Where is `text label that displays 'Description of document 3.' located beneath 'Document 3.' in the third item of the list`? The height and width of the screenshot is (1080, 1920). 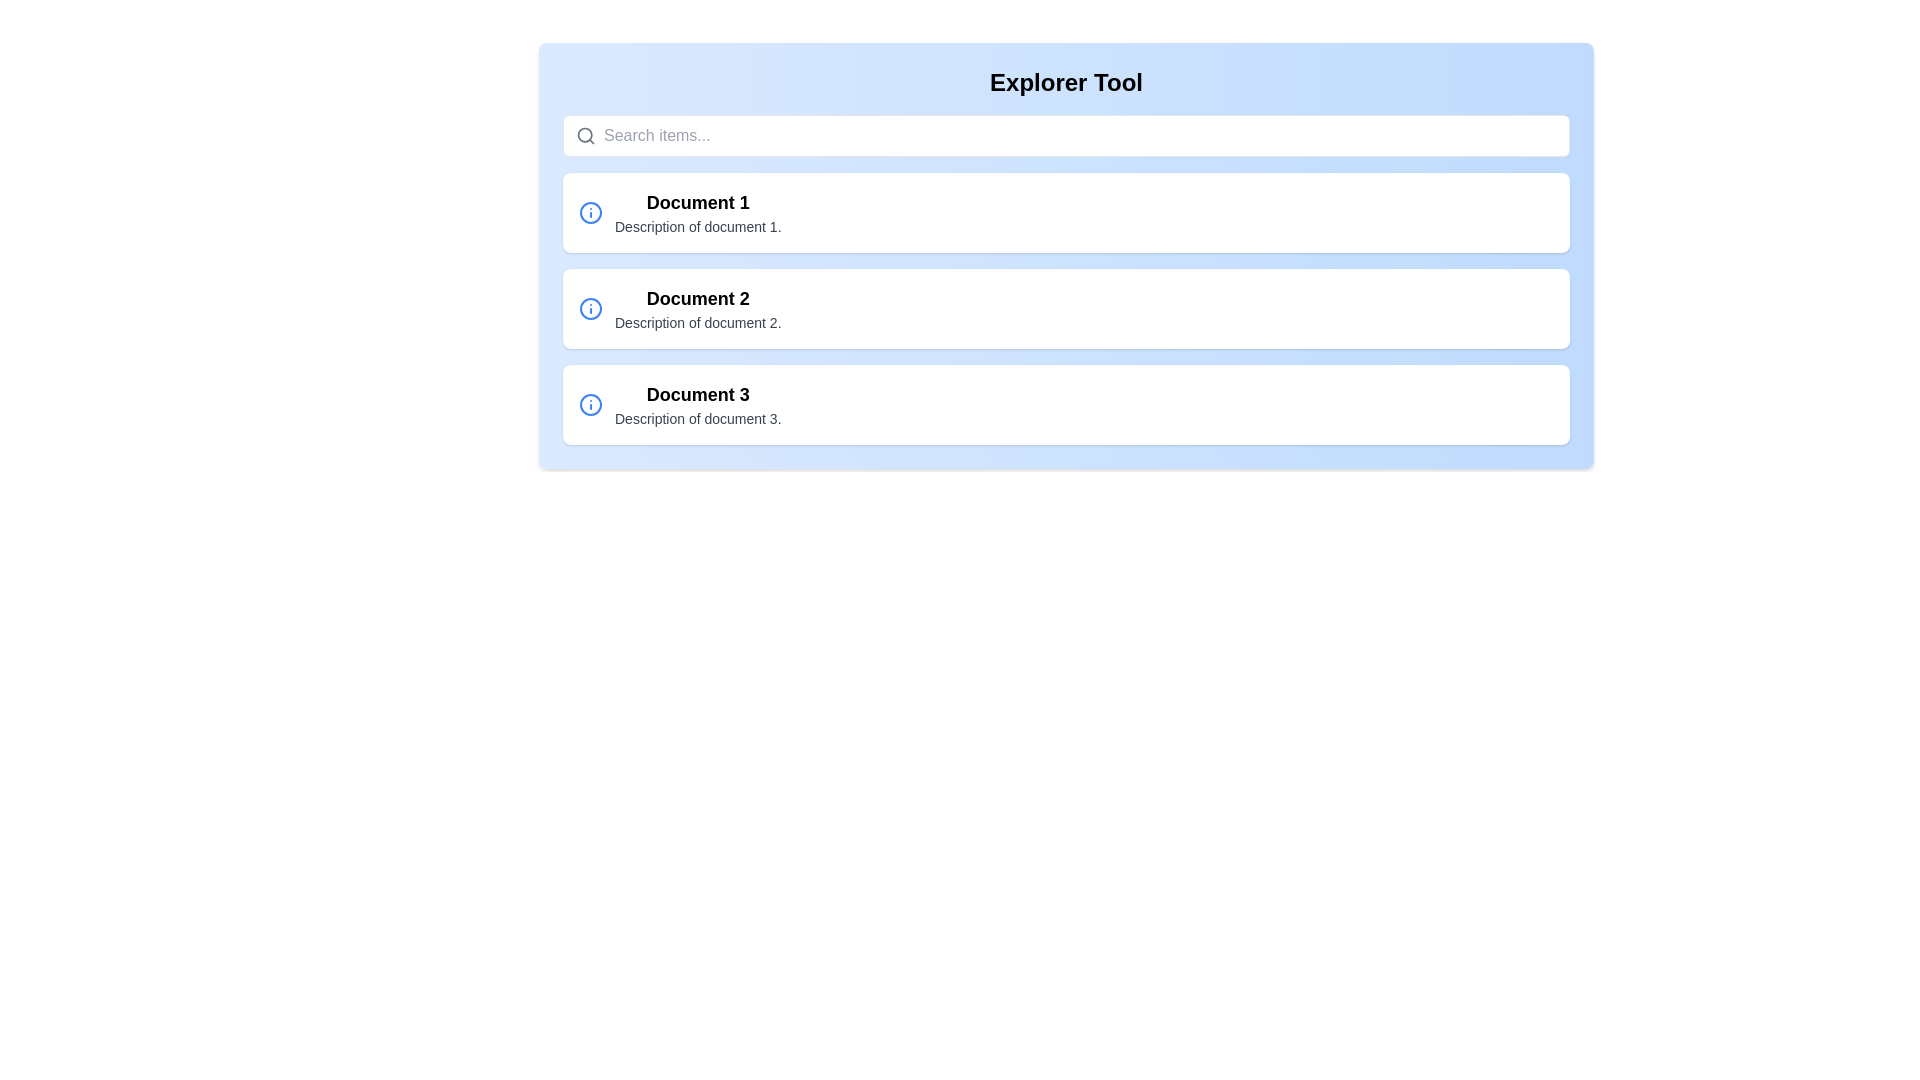 text label that displays 'Description of document 3.' located beneath 'Document 3.' in the third item of the list is located at coordinates (698, 418).